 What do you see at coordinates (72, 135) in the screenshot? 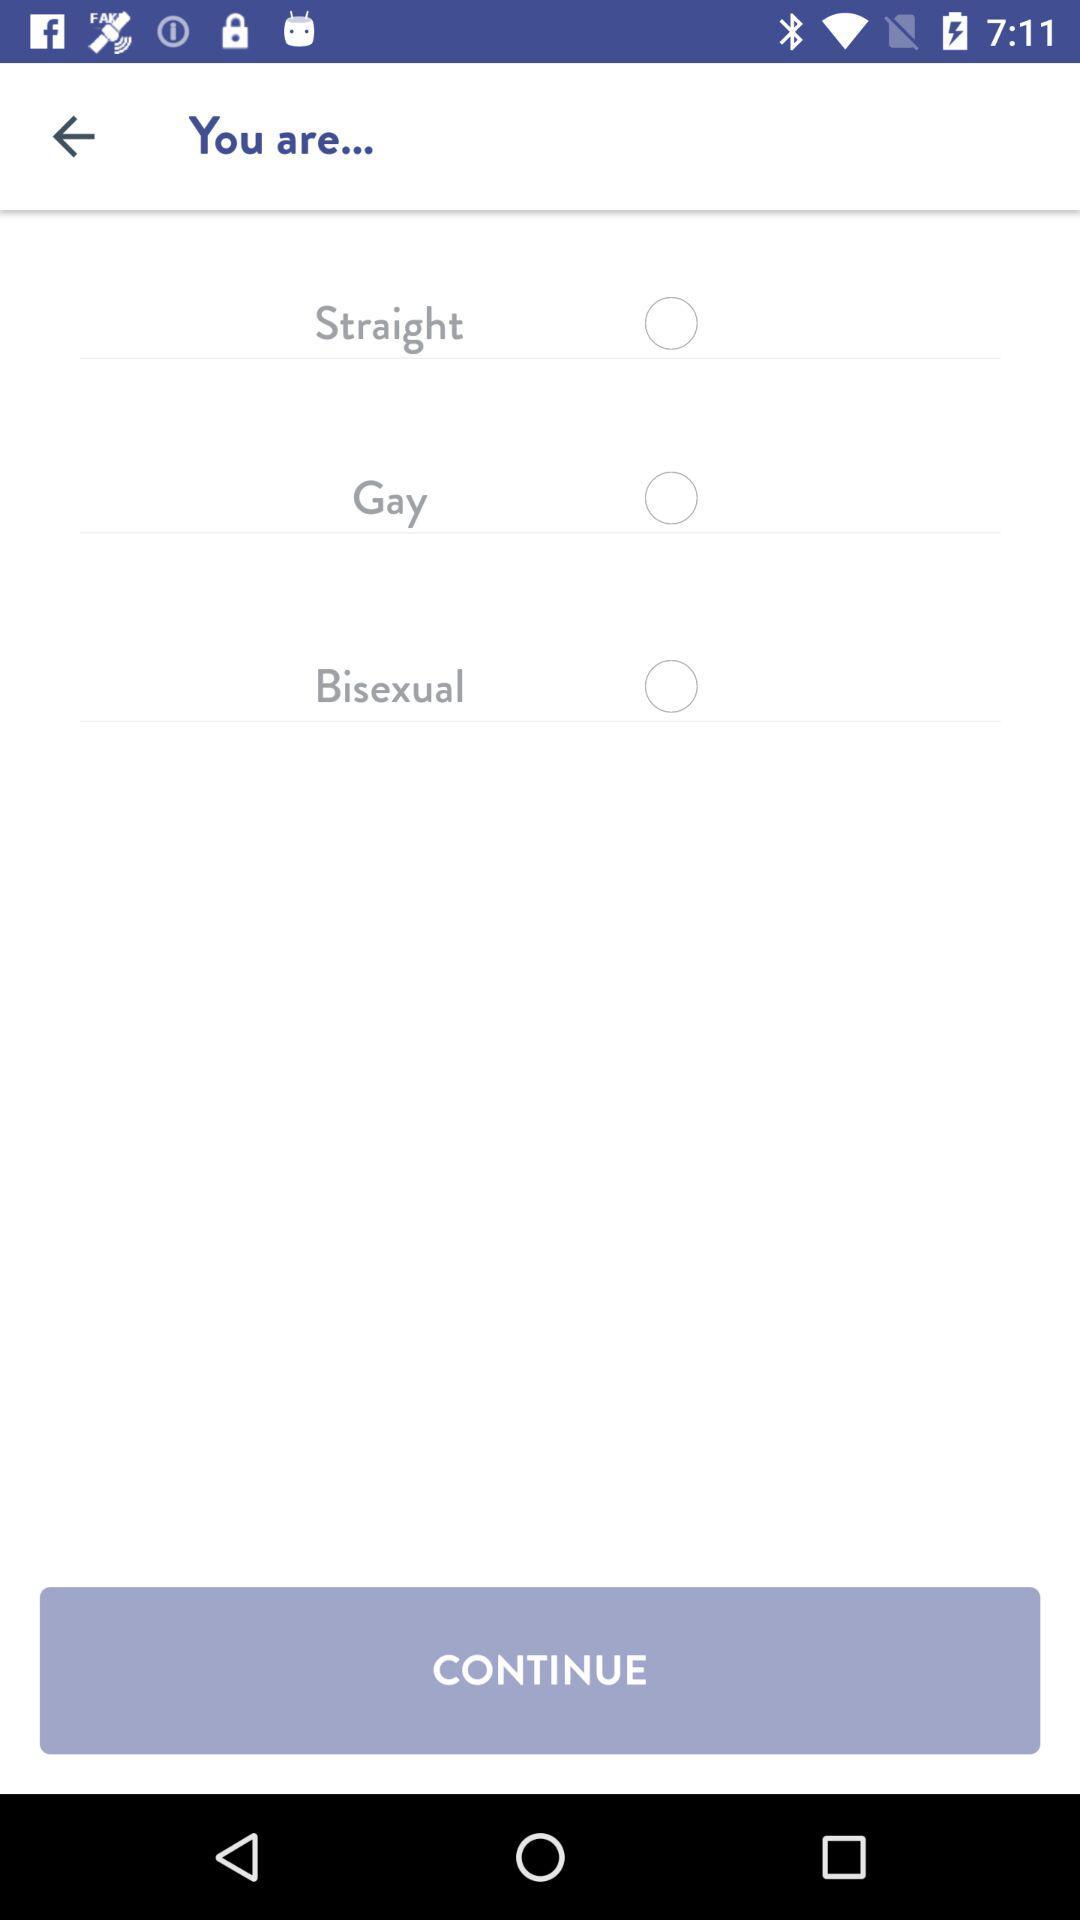
I see `the icon above the straight item` at bounding box center [72, 135].